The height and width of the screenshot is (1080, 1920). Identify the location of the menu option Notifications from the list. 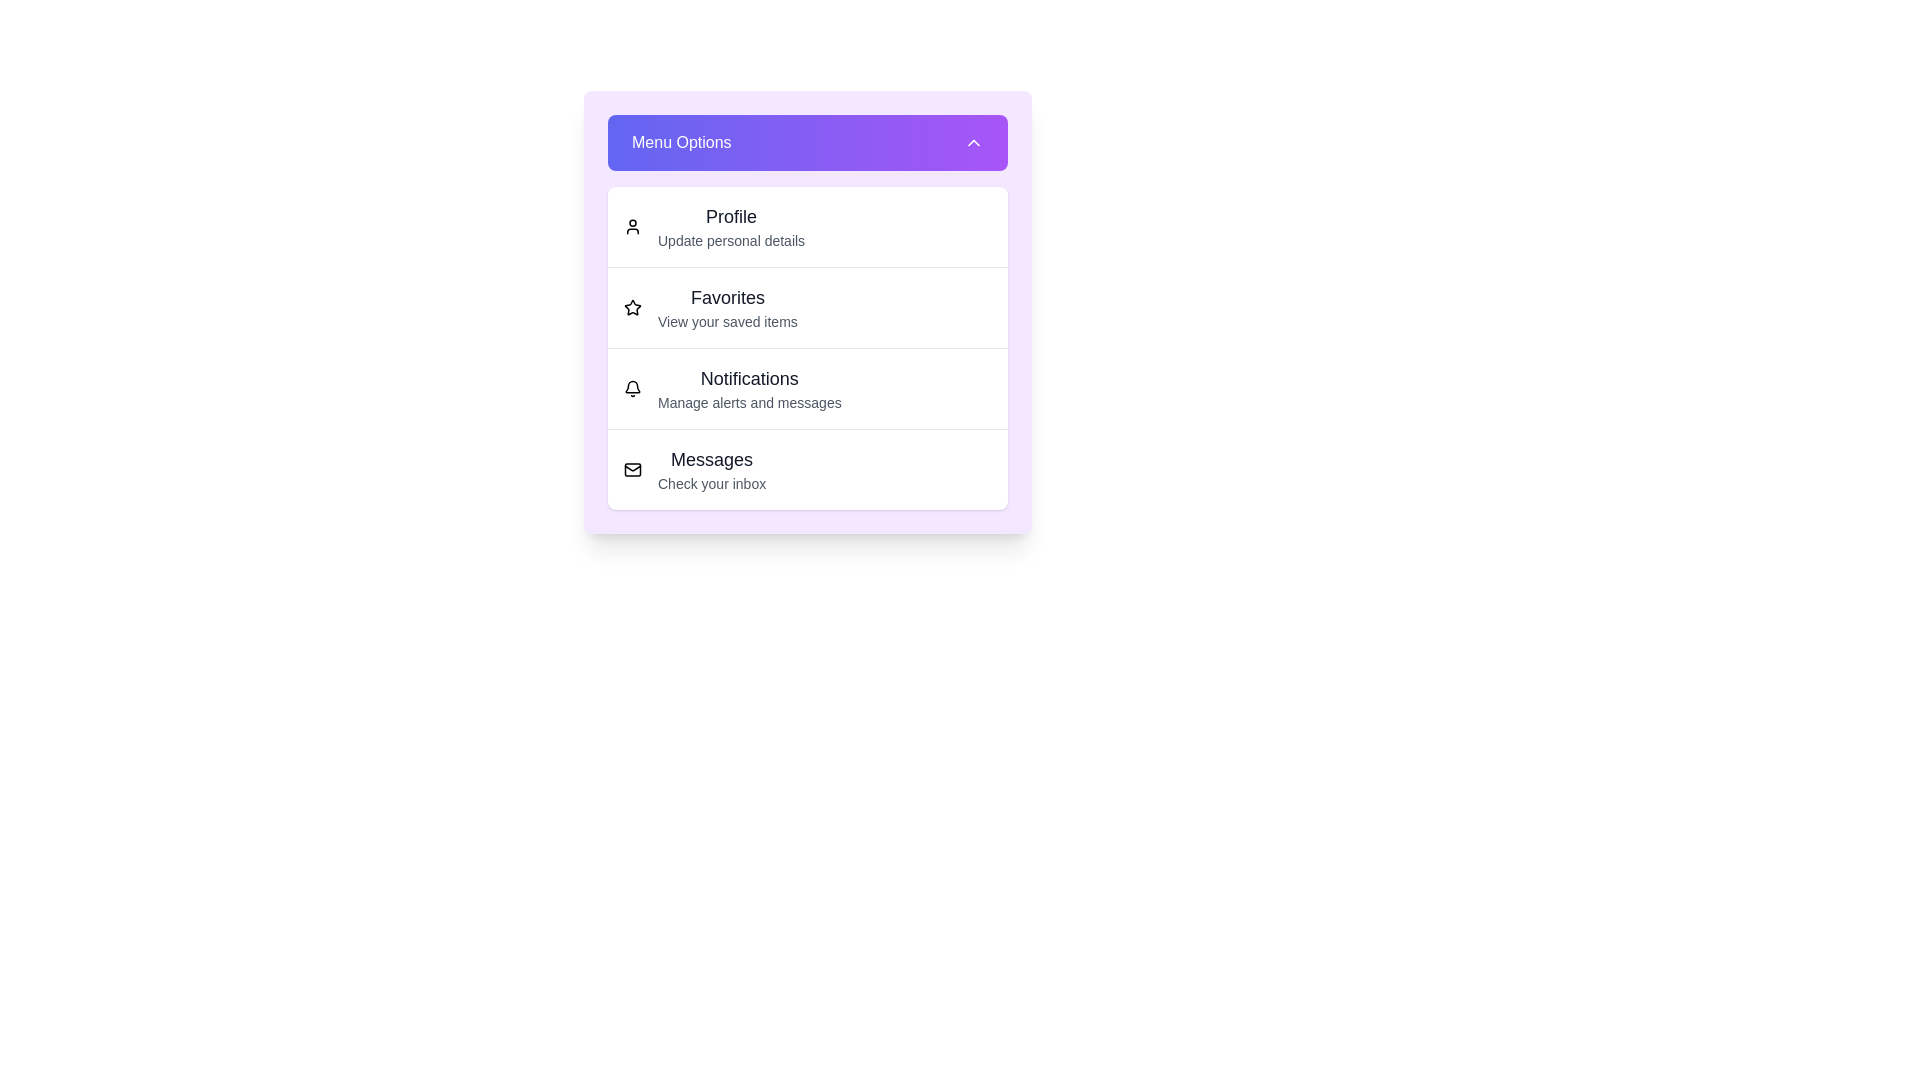
(807, 388).